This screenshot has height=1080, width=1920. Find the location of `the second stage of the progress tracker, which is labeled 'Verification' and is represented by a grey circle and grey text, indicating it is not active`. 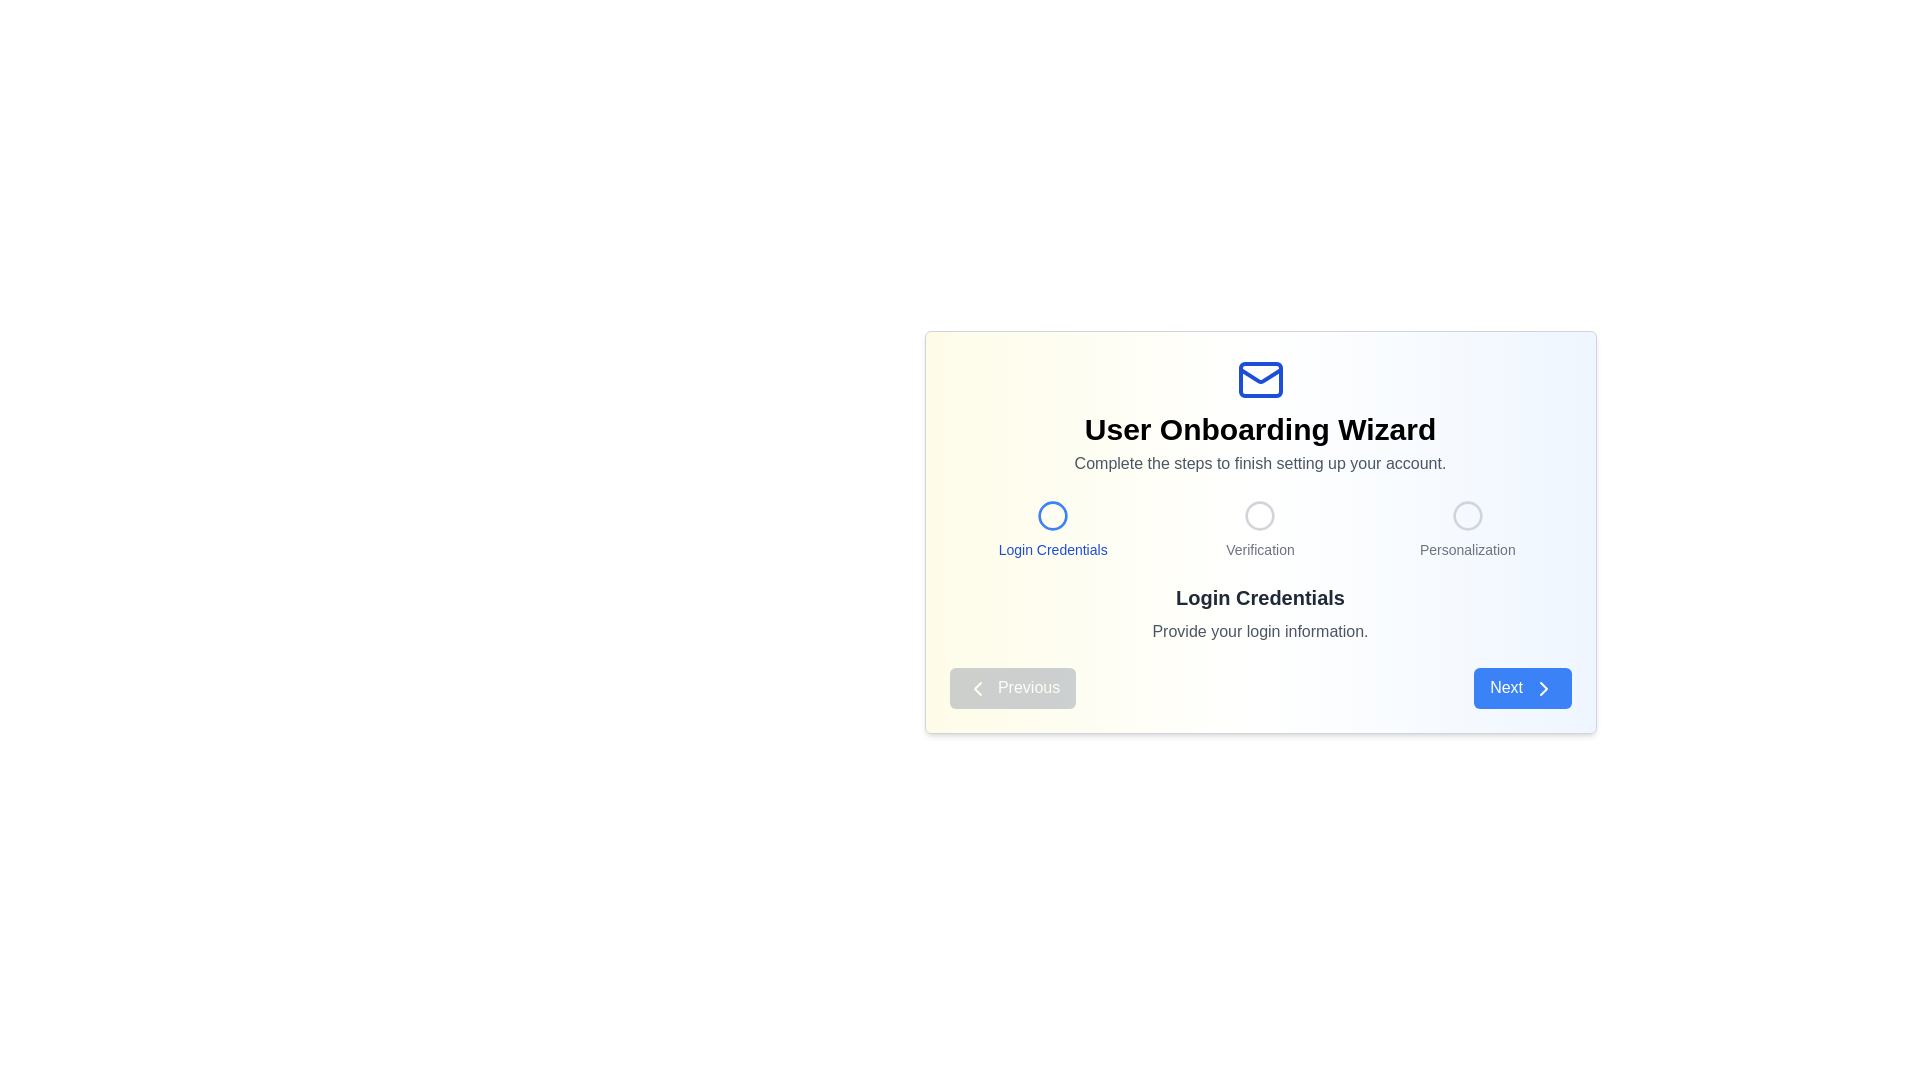

the second stage of the progress tracker, which is labeled 'Verification' and is represented by a grey circle and grey text, indicating it is not active is located at coordinates (1259, 528).